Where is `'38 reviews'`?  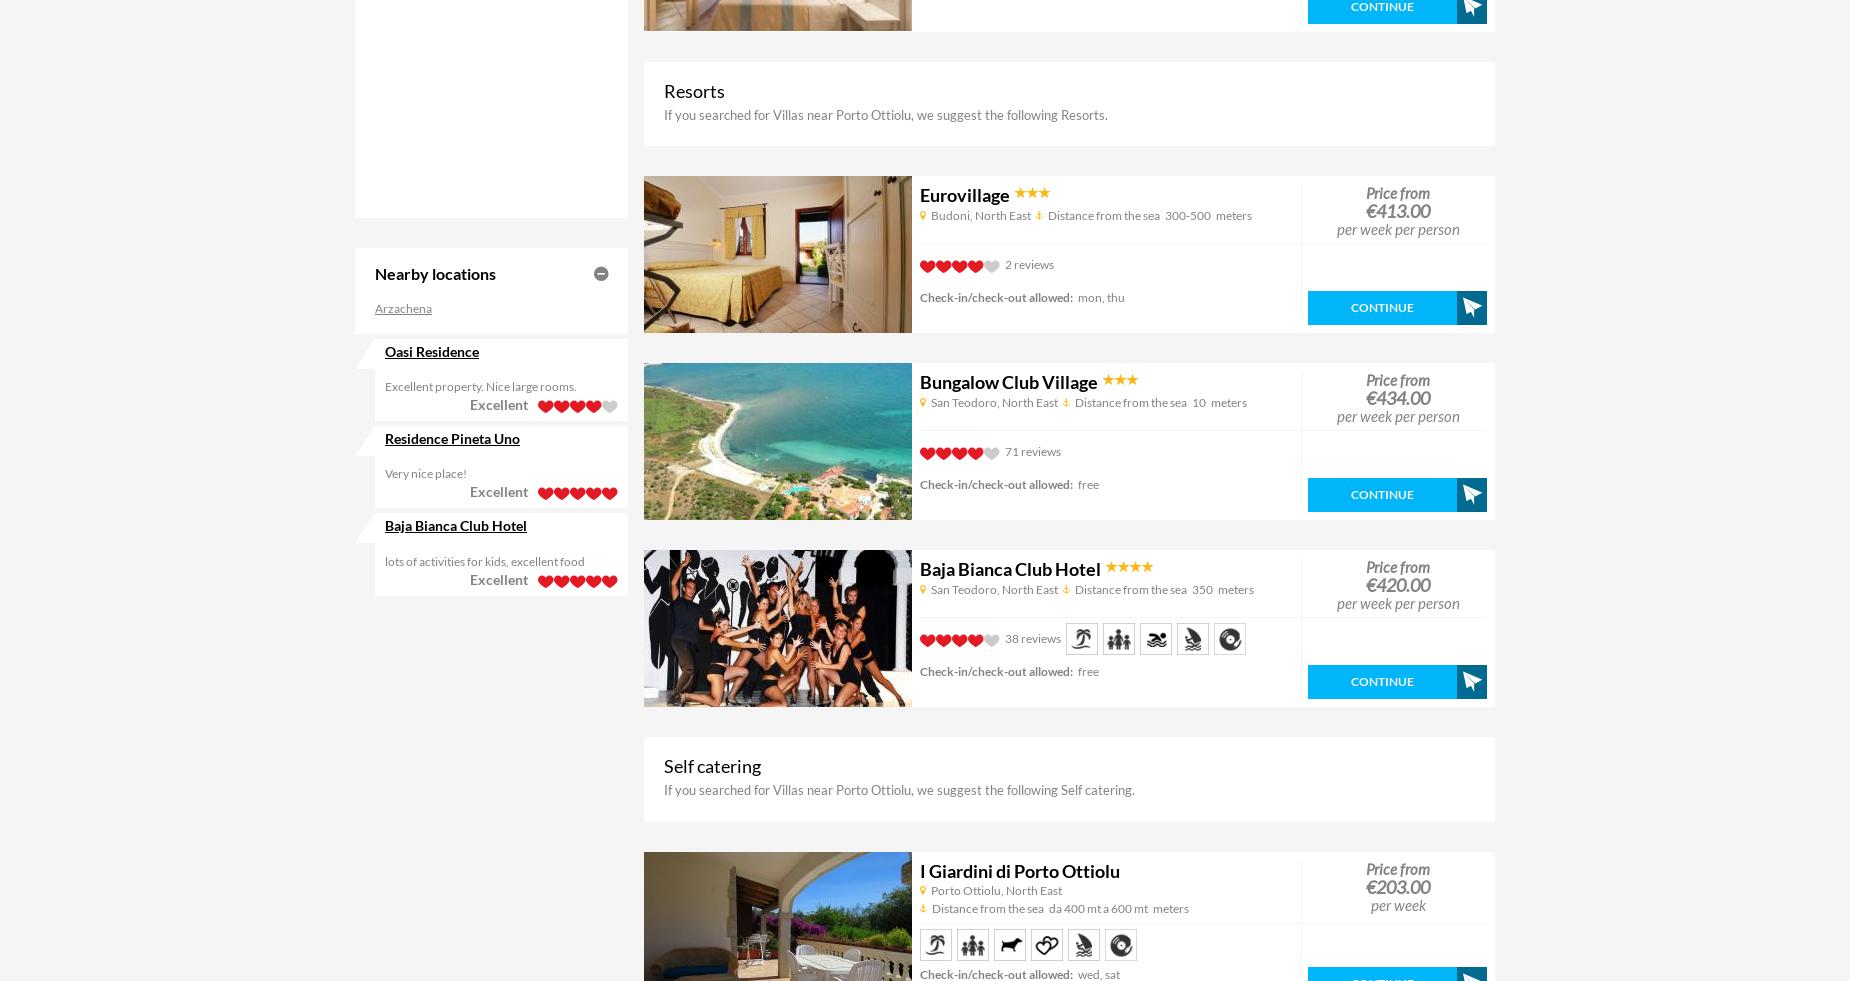 '38 reviews' is located at coordinates (1030, 638).